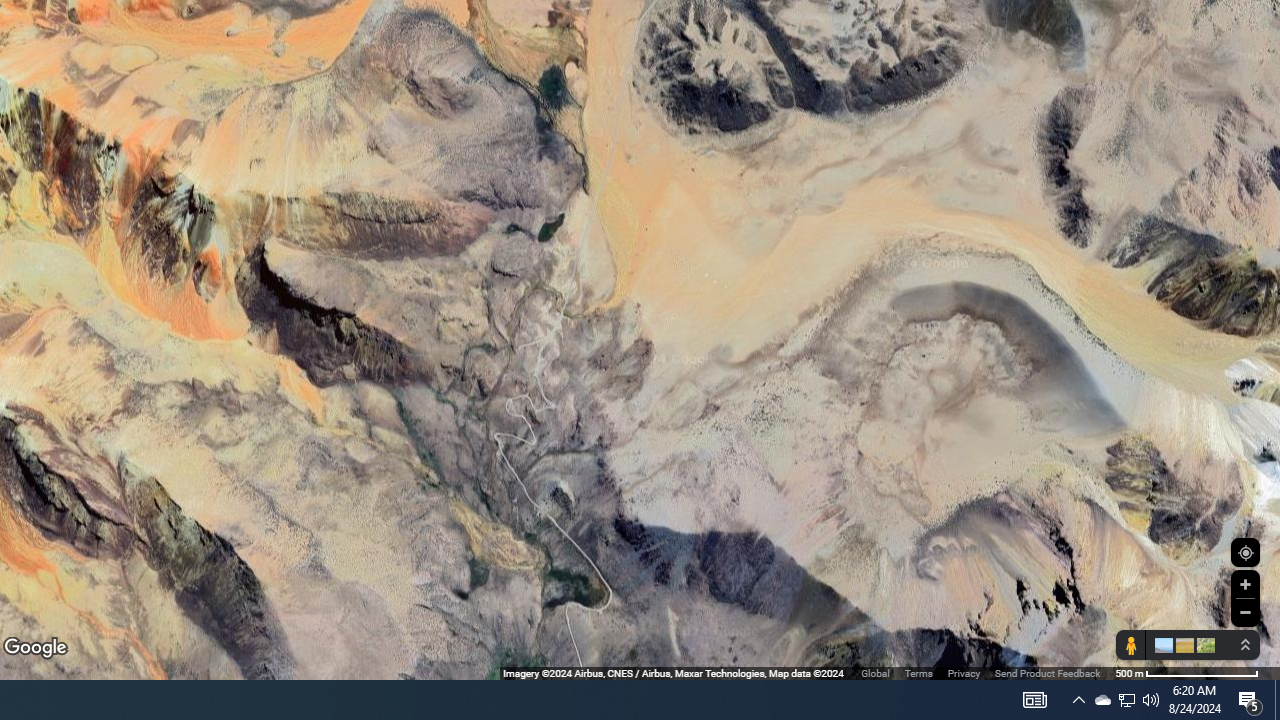 The width and height of the screenshot is (1280, 720). I want to click on 'Zoom in', so click(1244, 584).